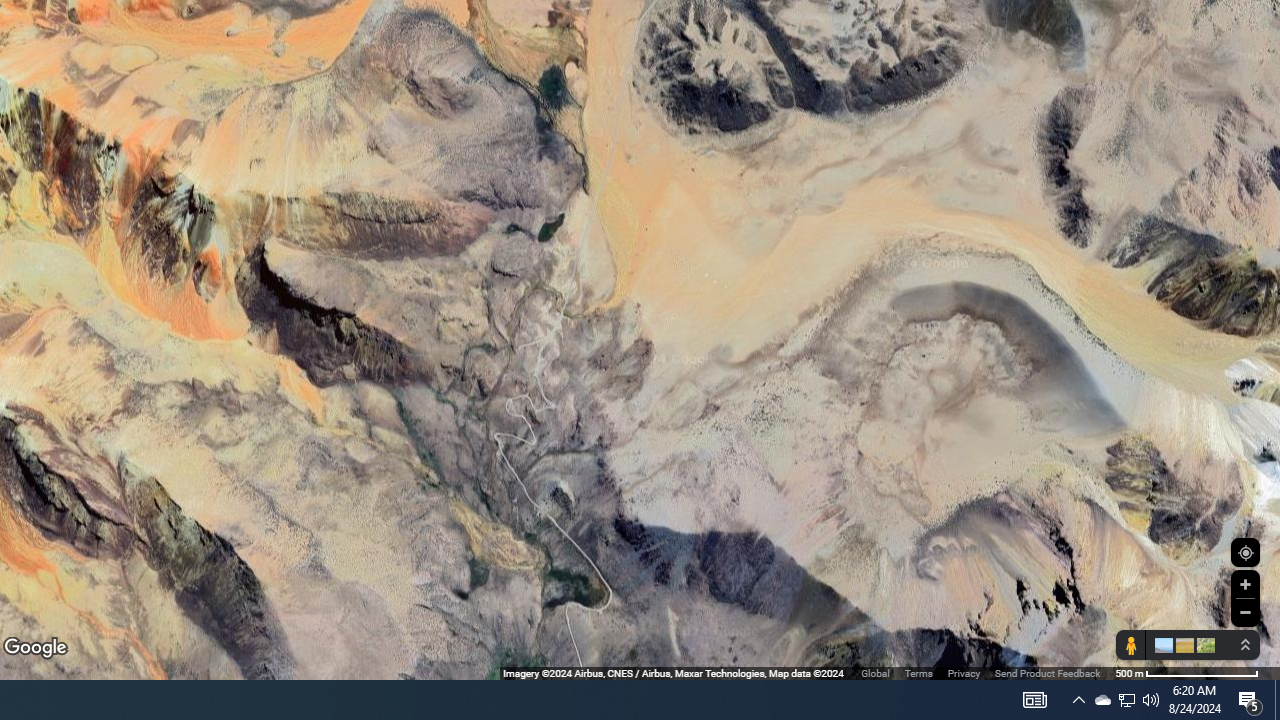 The width and height of the screenshot is (1280, 720). I want to click on 'Zoom in', so click(1244, 584).